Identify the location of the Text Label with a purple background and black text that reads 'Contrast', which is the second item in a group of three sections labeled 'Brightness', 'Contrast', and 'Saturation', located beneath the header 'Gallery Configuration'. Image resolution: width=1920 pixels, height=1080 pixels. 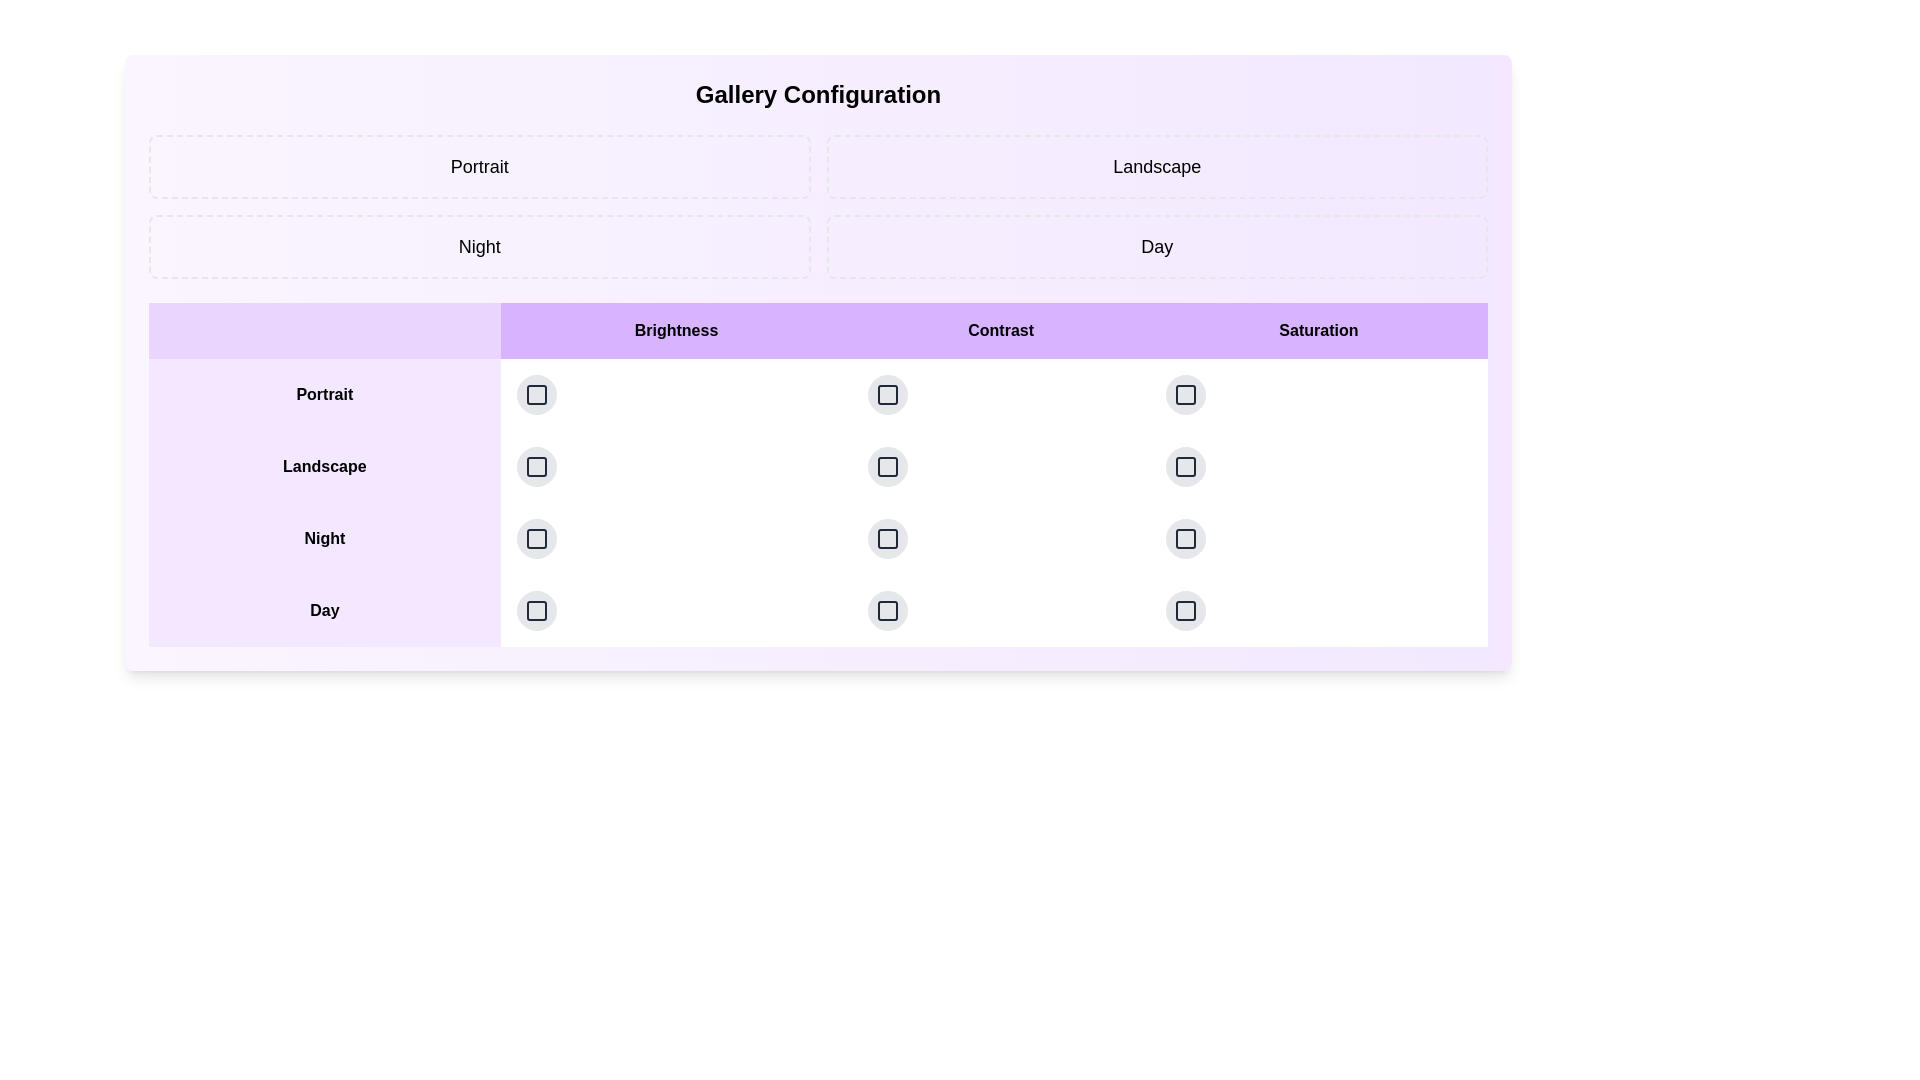
(1001, 330).